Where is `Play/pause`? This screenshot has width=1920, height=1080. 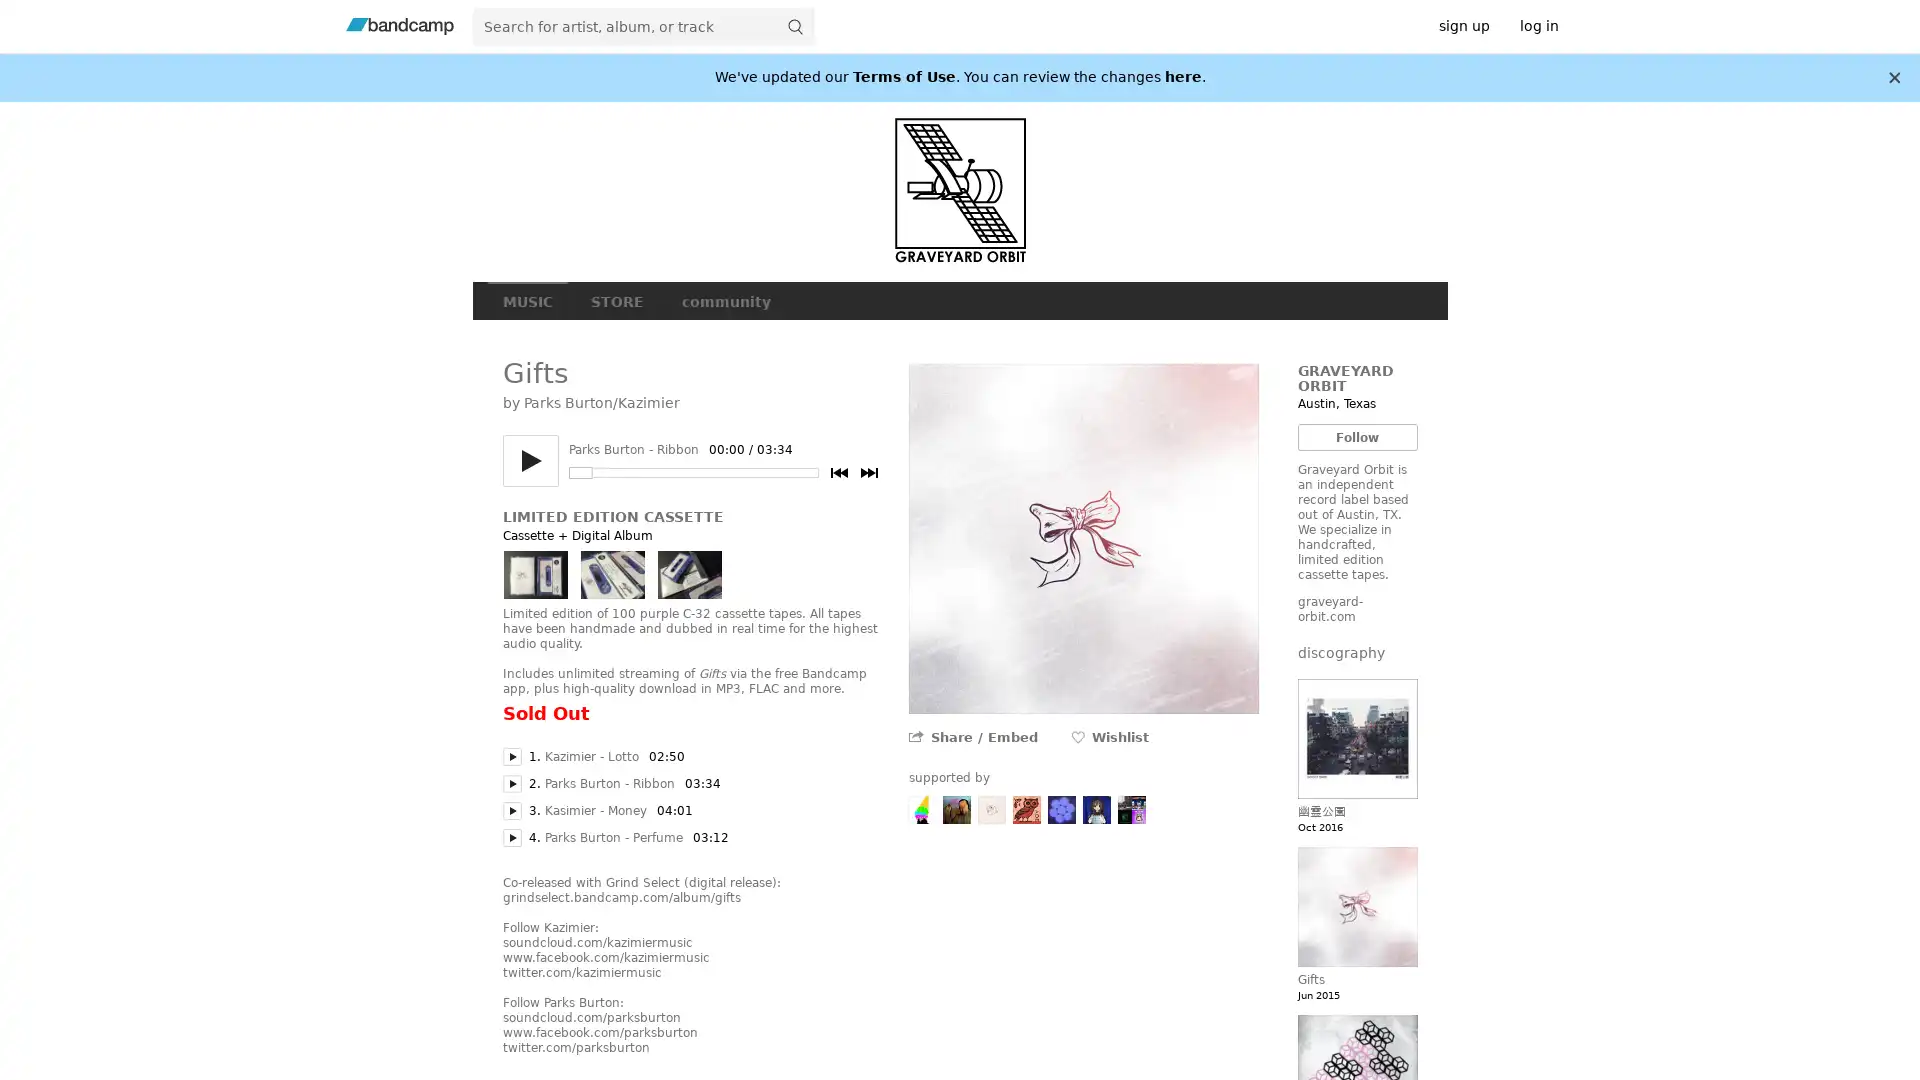 Play/pause is located at coordinates (529, 461).